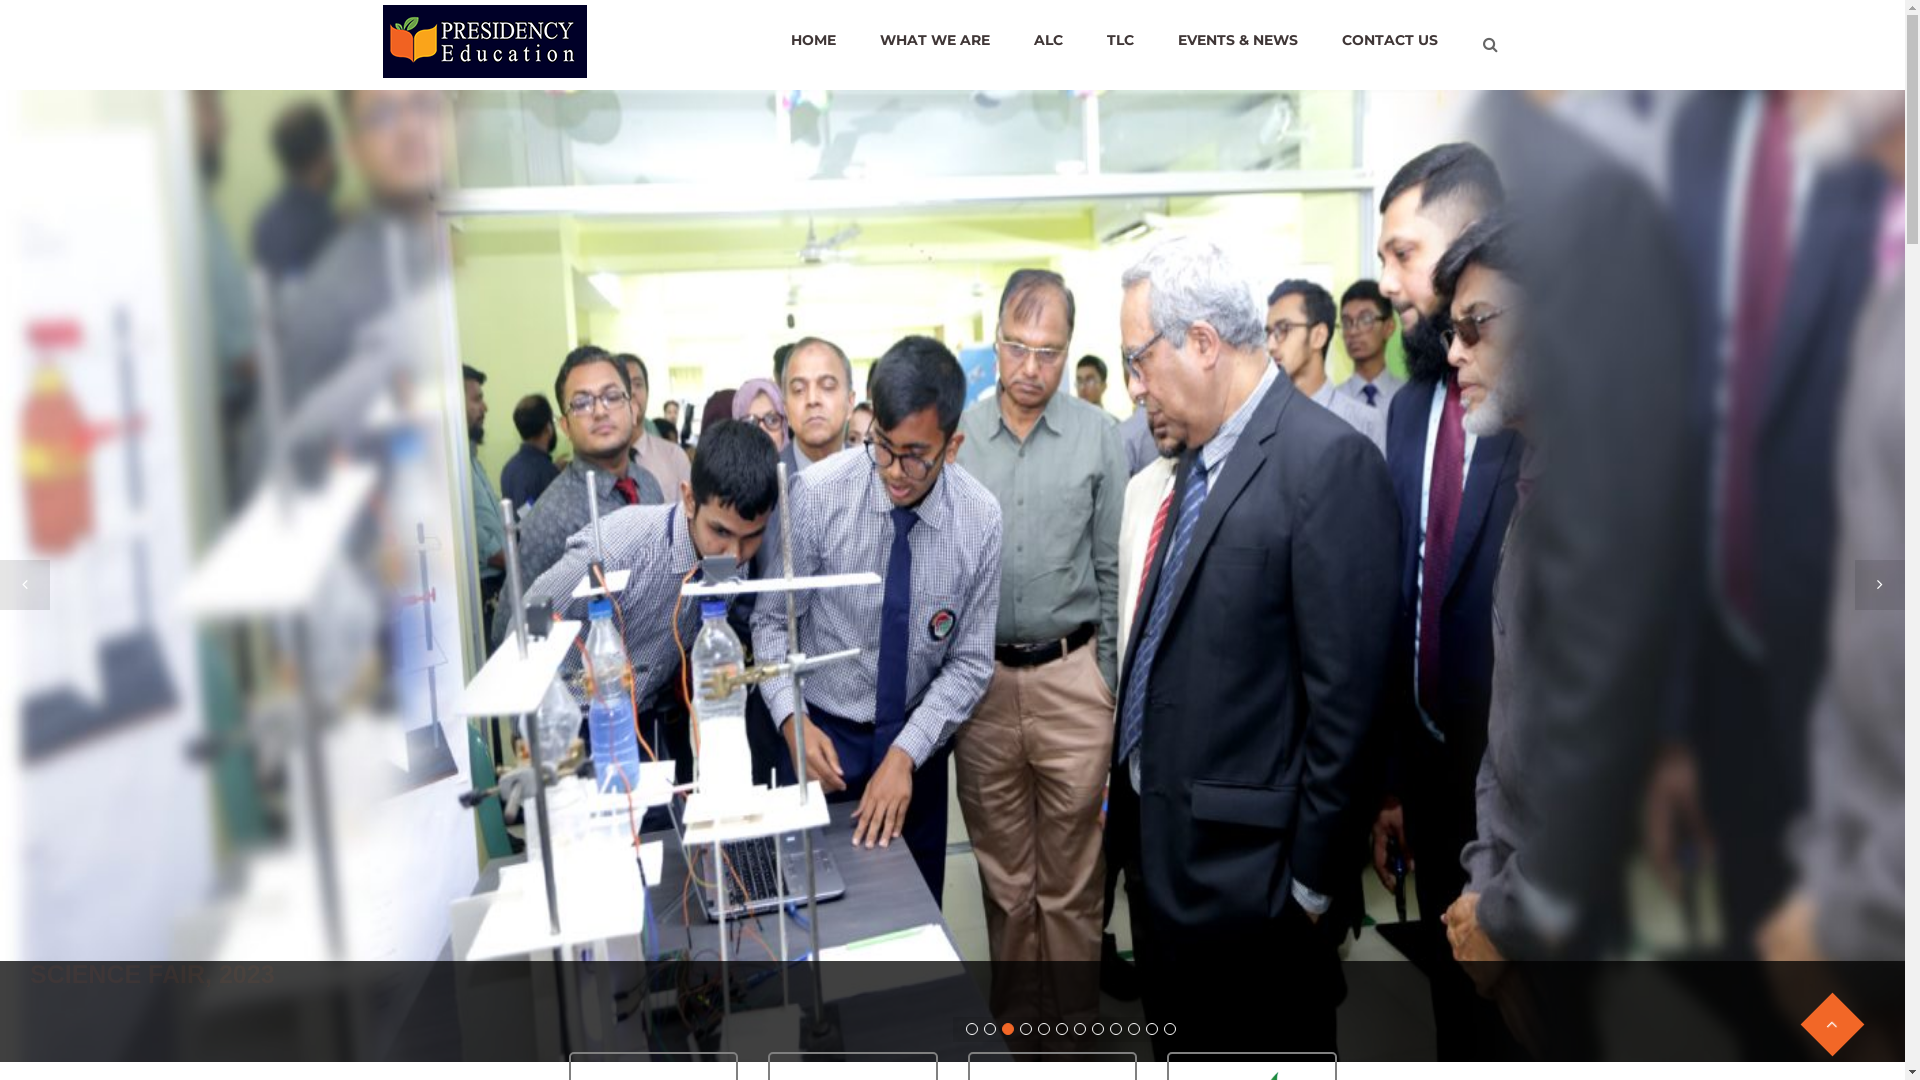 Image resolution: width=1920 pixels, height=1080 pixels. Describe the element at coordinates (1879, 585) in the screenshot. I see `'Next'` at that location.